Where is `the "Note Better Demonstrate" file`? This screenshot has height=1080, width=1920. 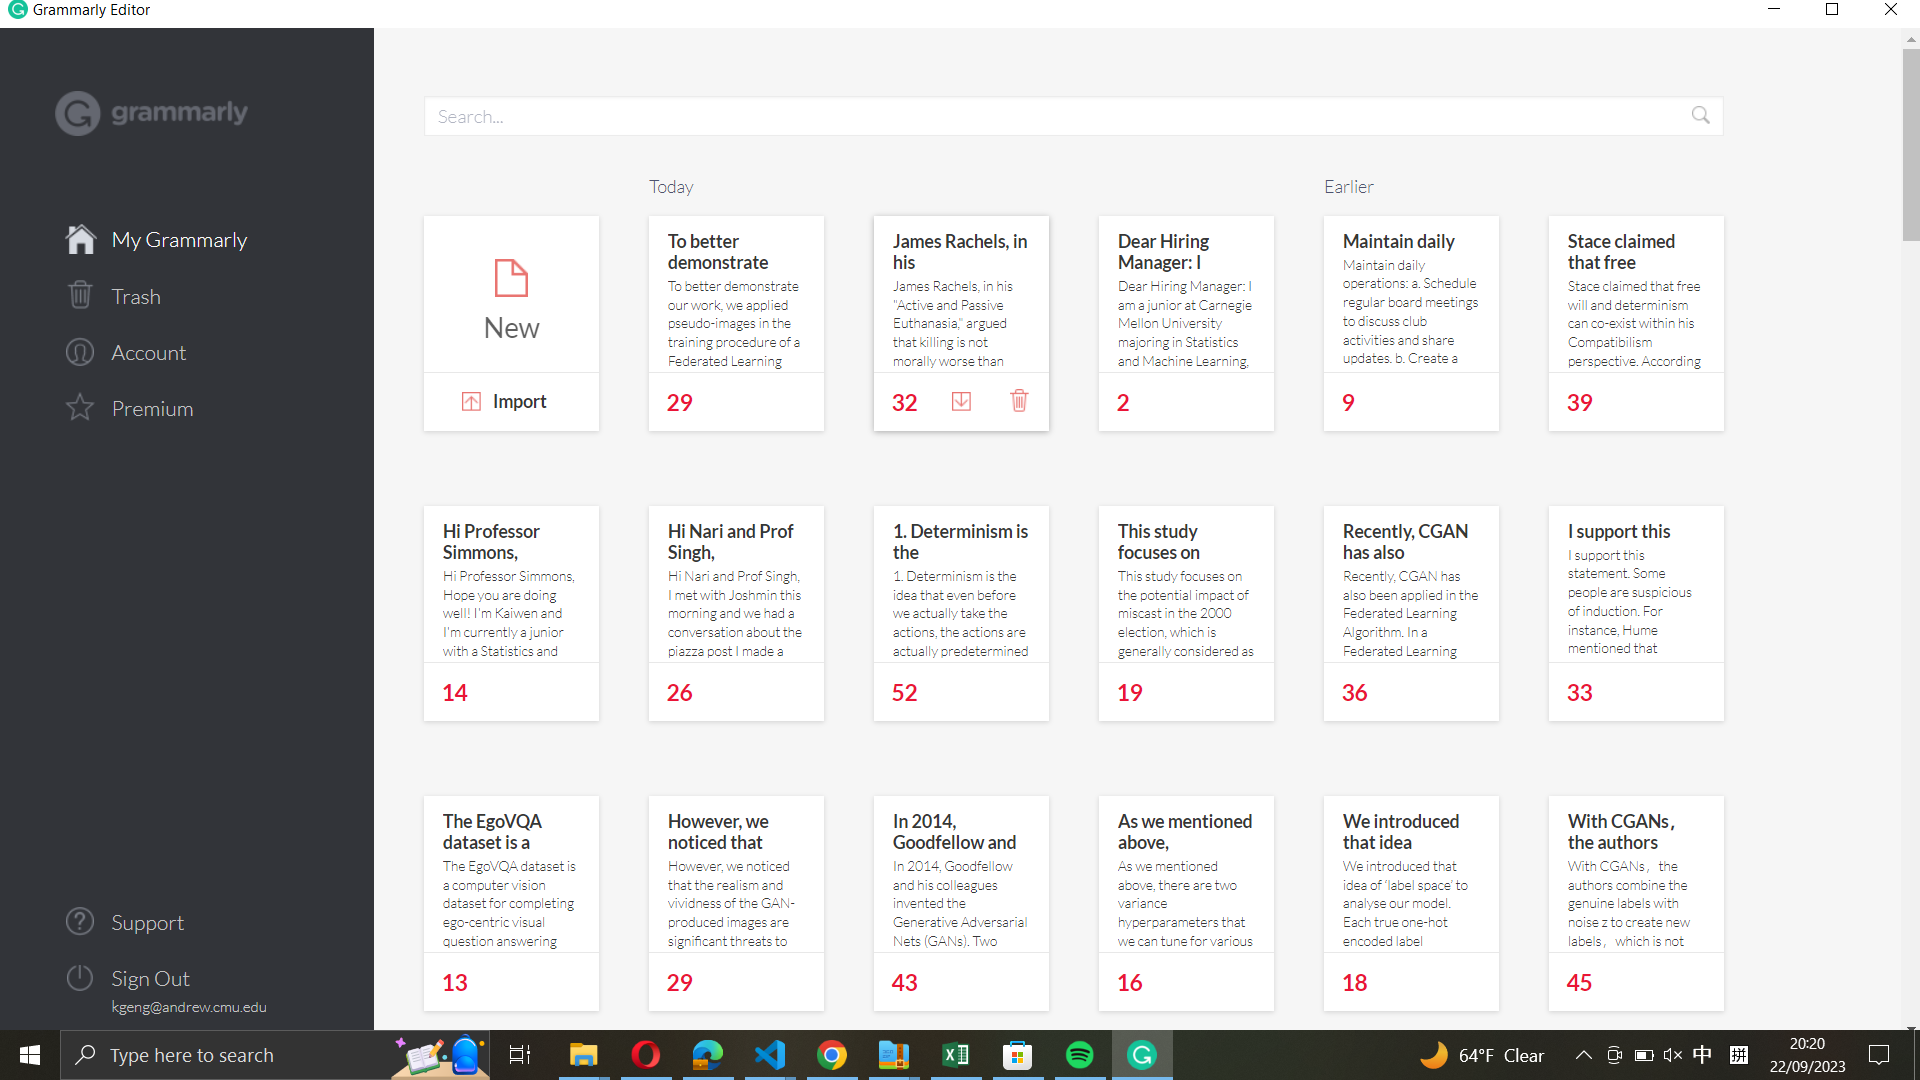 the "Note Better Demonstrate" file is located at coordinates (734, 293).